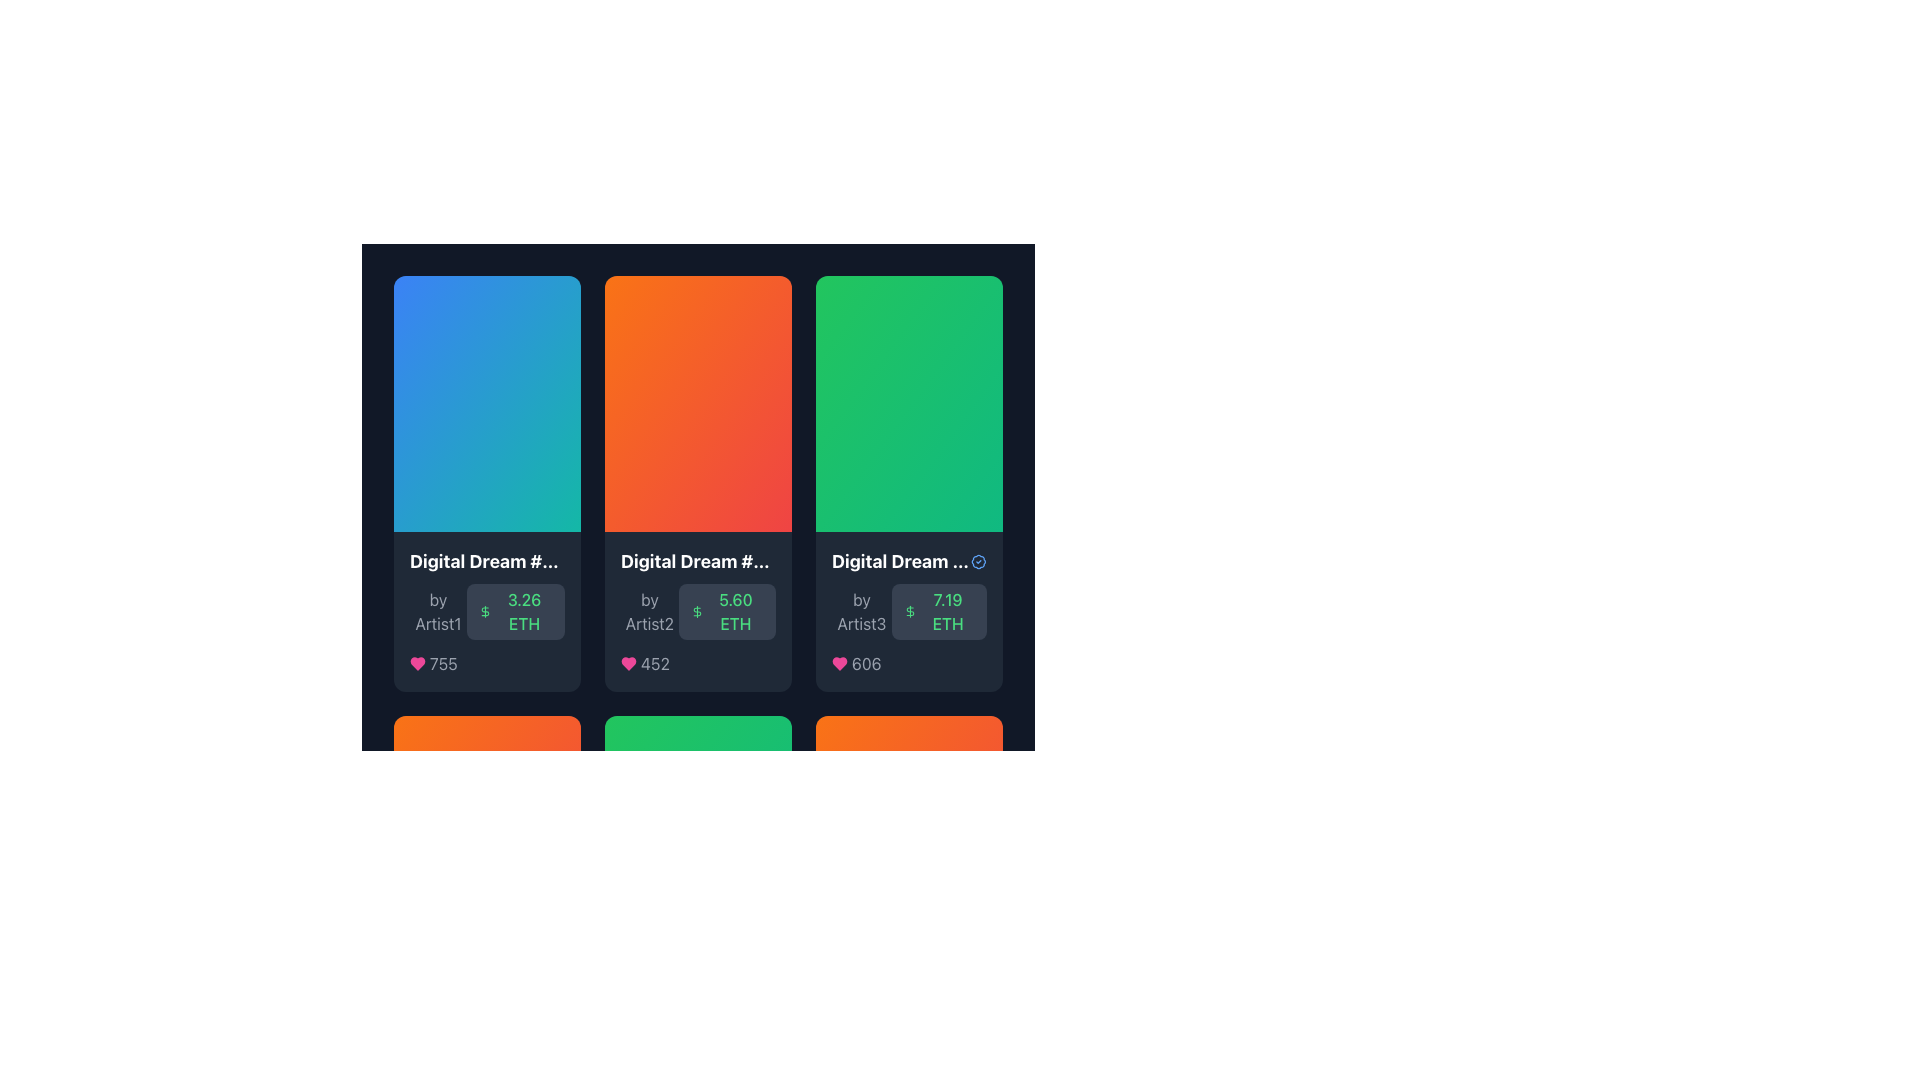 This screenshot has height=1080, width=1920. What do you see at coordinates (697, 611) in the screenshot?
I see `the small green dollar sign icon associated with the numeric value '5.60 ETH' in the second item of the horizontal list of cards` at bounding box center [697, 611].